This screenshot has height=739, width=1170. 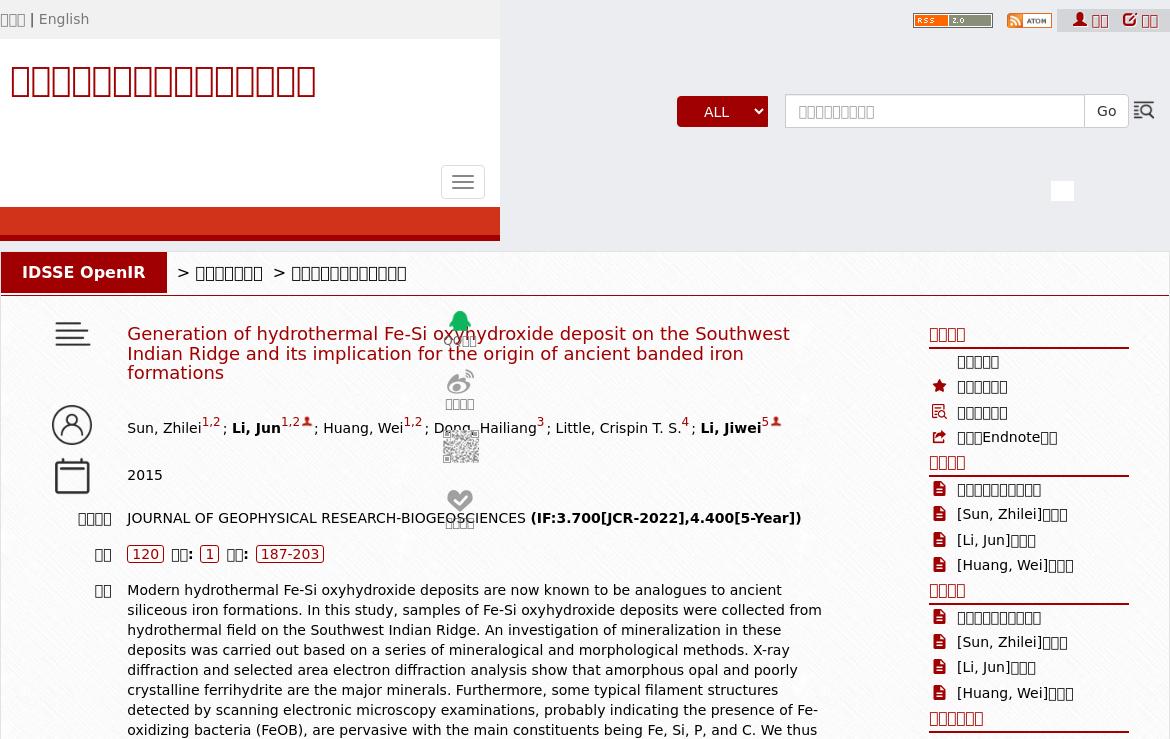 What do you see at coordinates (181, 553) in the screenshot?
I see `'期号:'` at bounding box center [181, 553].